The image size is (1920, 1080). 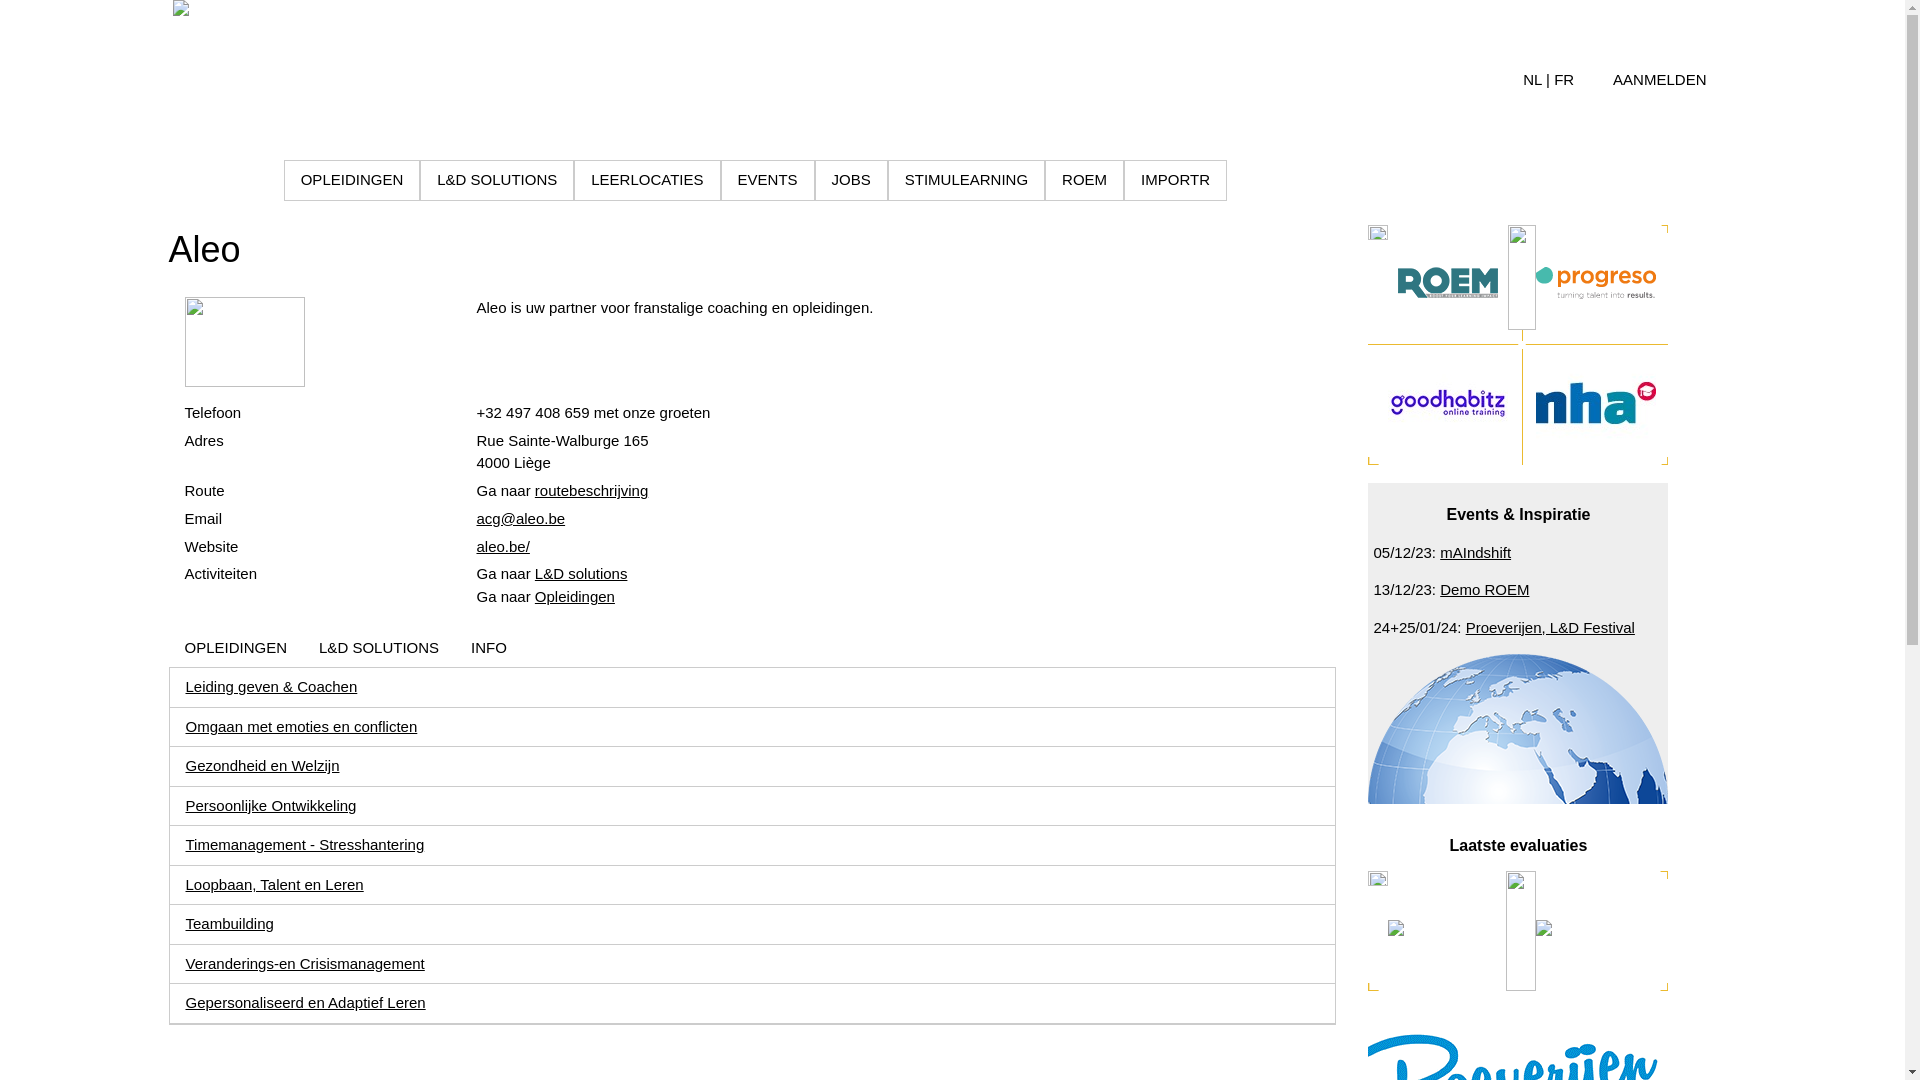 I want to click on 'acg@aleo.be', so click(x=520, y=517).